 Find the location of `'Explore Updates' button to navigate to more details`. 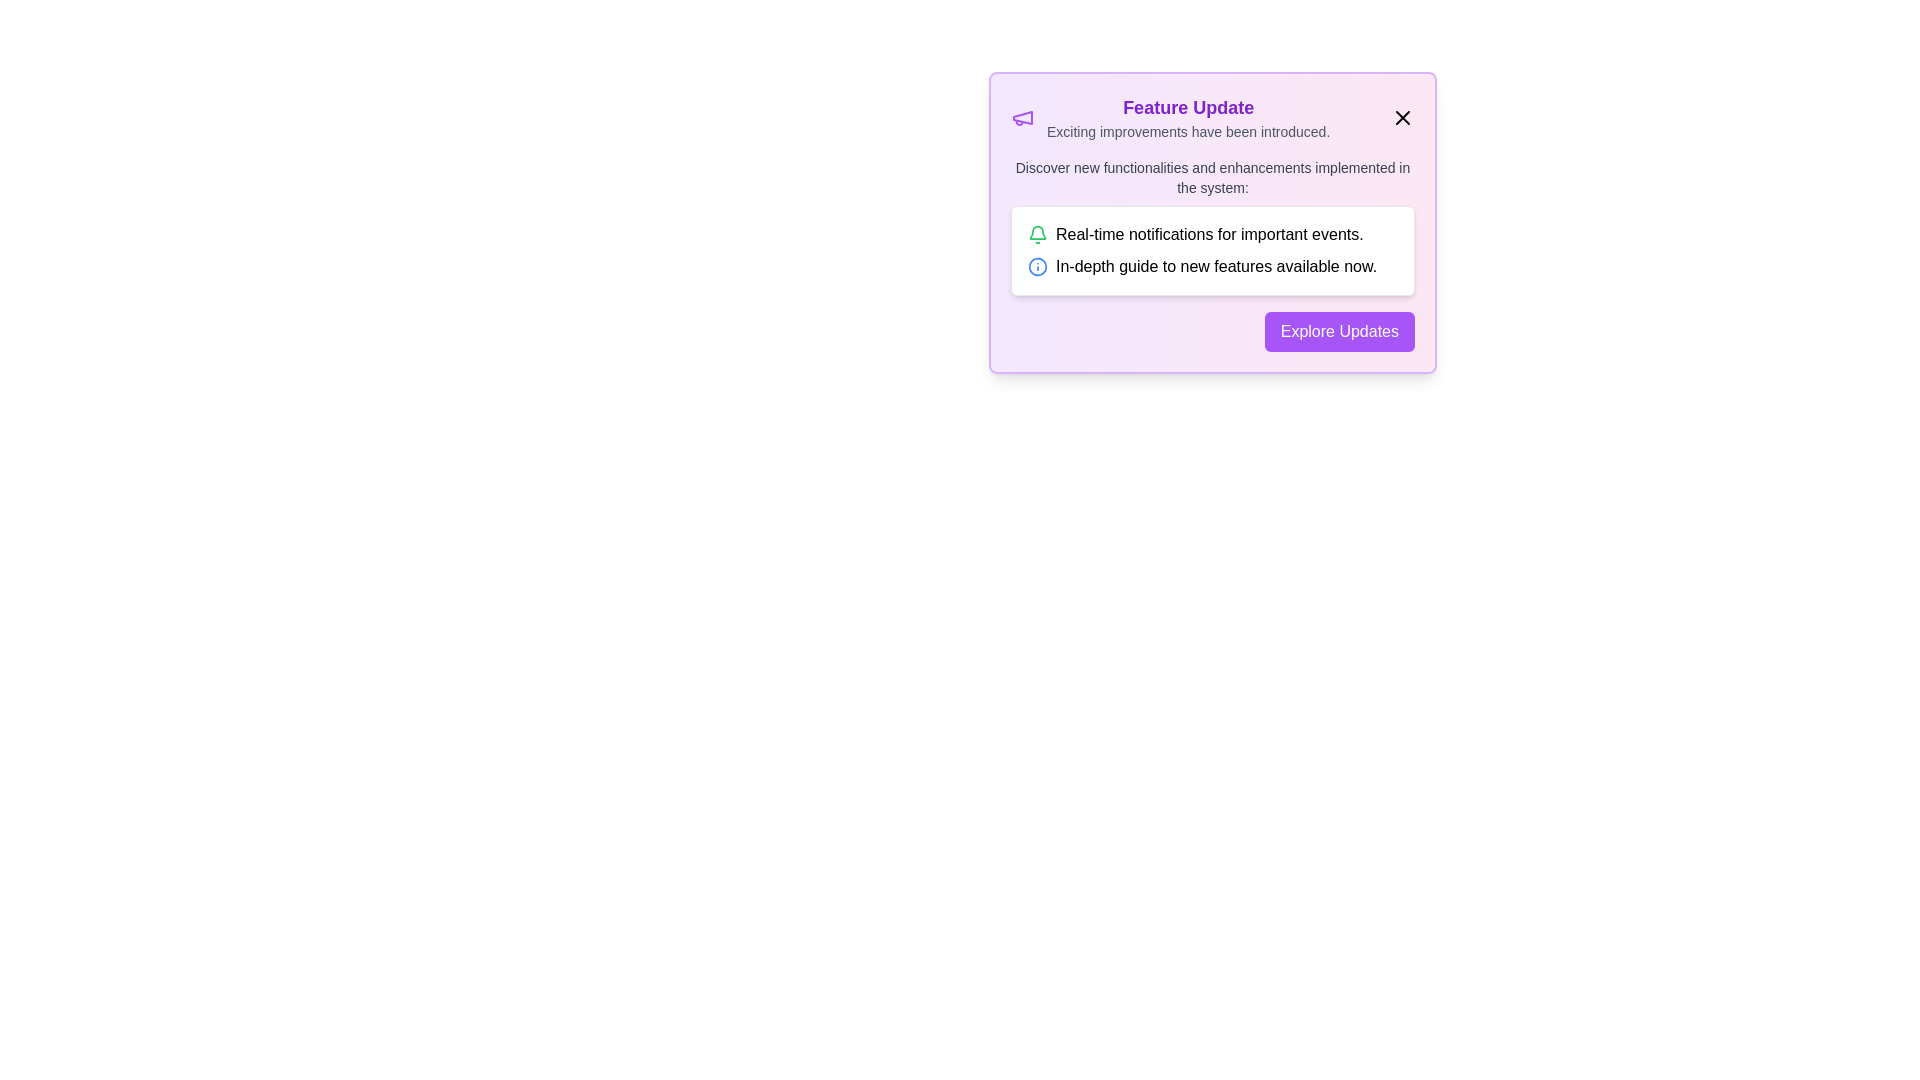

'Explore Updates' button to navigate to more details is located at coordinates (1339, 330).